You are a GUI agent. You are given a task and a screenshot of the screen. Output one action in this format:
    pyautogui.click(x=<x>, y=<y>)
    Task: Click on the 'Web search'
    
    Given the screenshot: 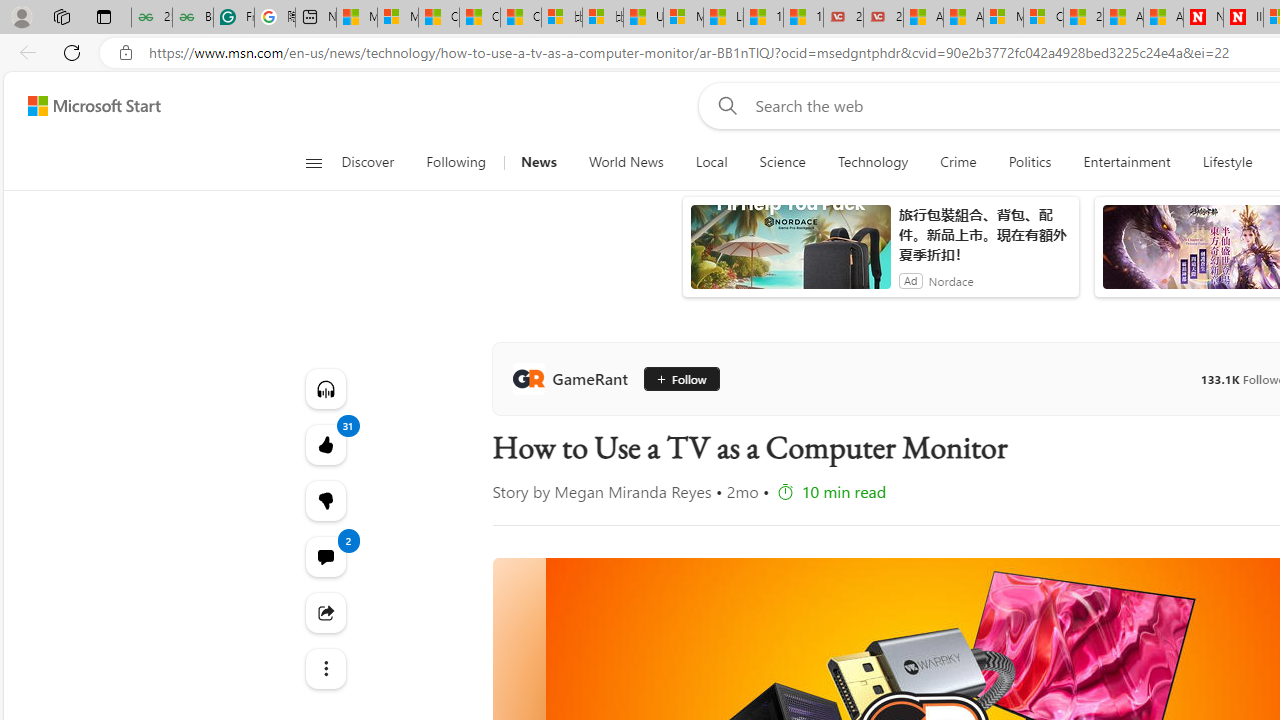 What is the action you would take?
    pyautogui.click(x=723, y=105)
    